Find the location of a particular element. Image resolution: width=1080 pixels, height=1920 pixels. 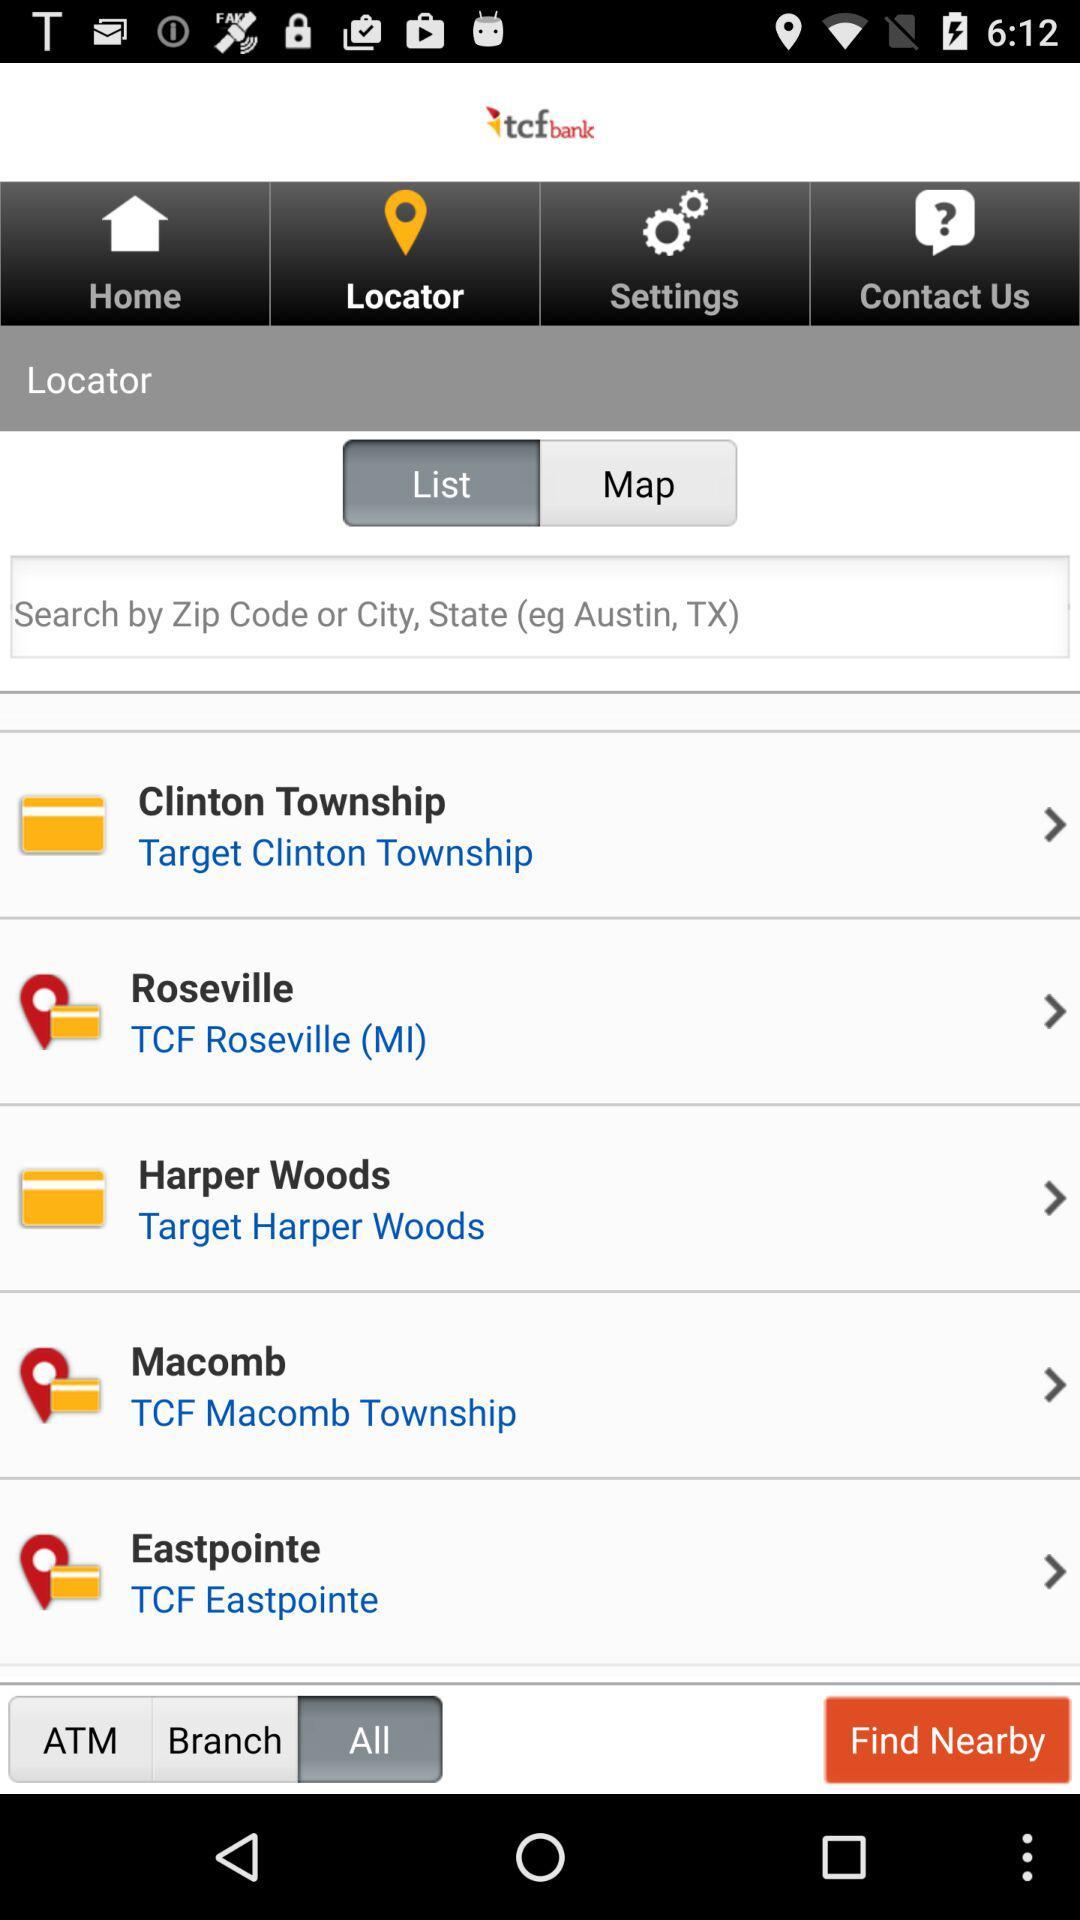

the all radio button is located at coordinates (370, 1738).